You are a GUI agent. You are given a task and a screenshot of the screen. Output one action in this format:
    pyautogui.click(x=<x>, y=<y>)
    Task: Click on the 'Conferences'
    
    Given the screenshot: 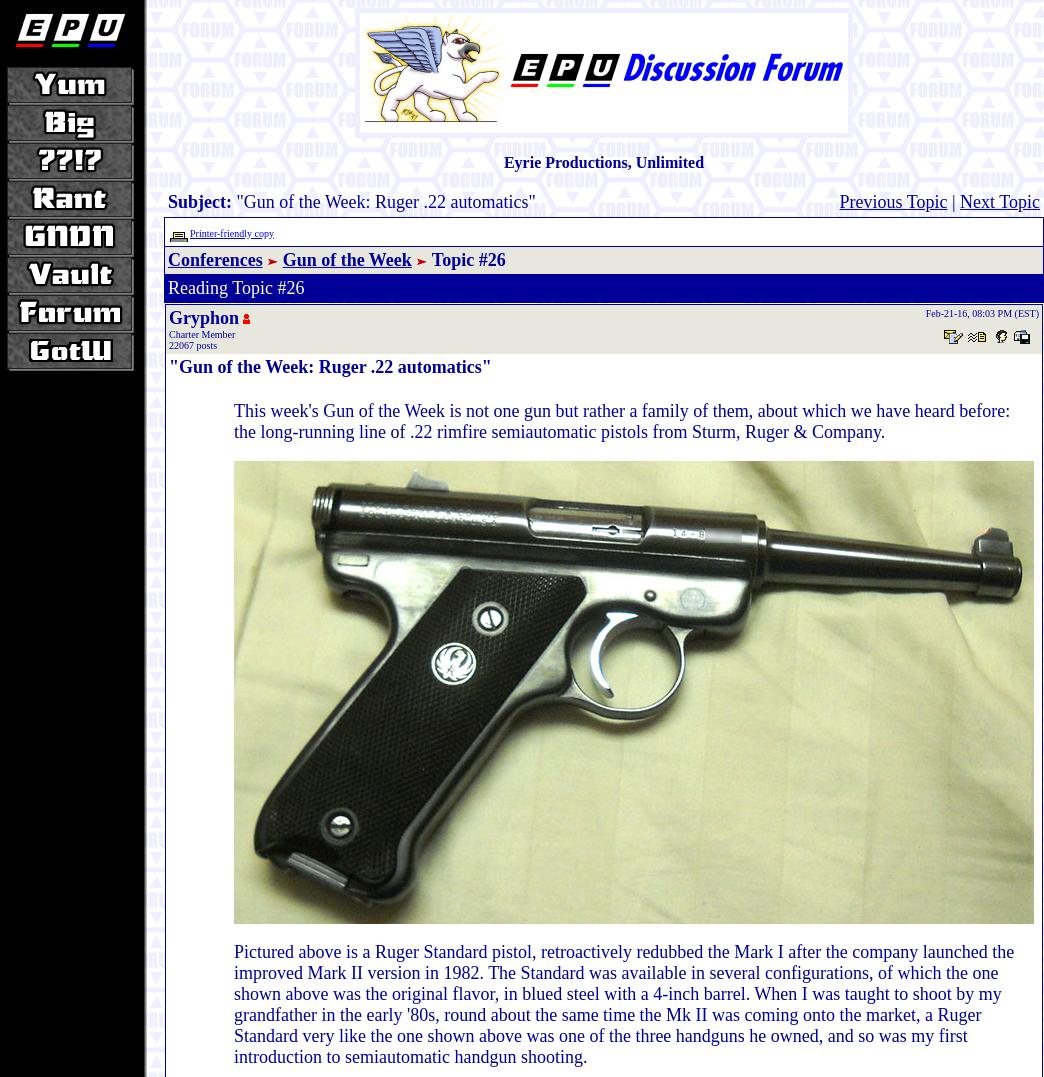 What is the action you would take?
    pyautogui.click(x=214, y=258)
    